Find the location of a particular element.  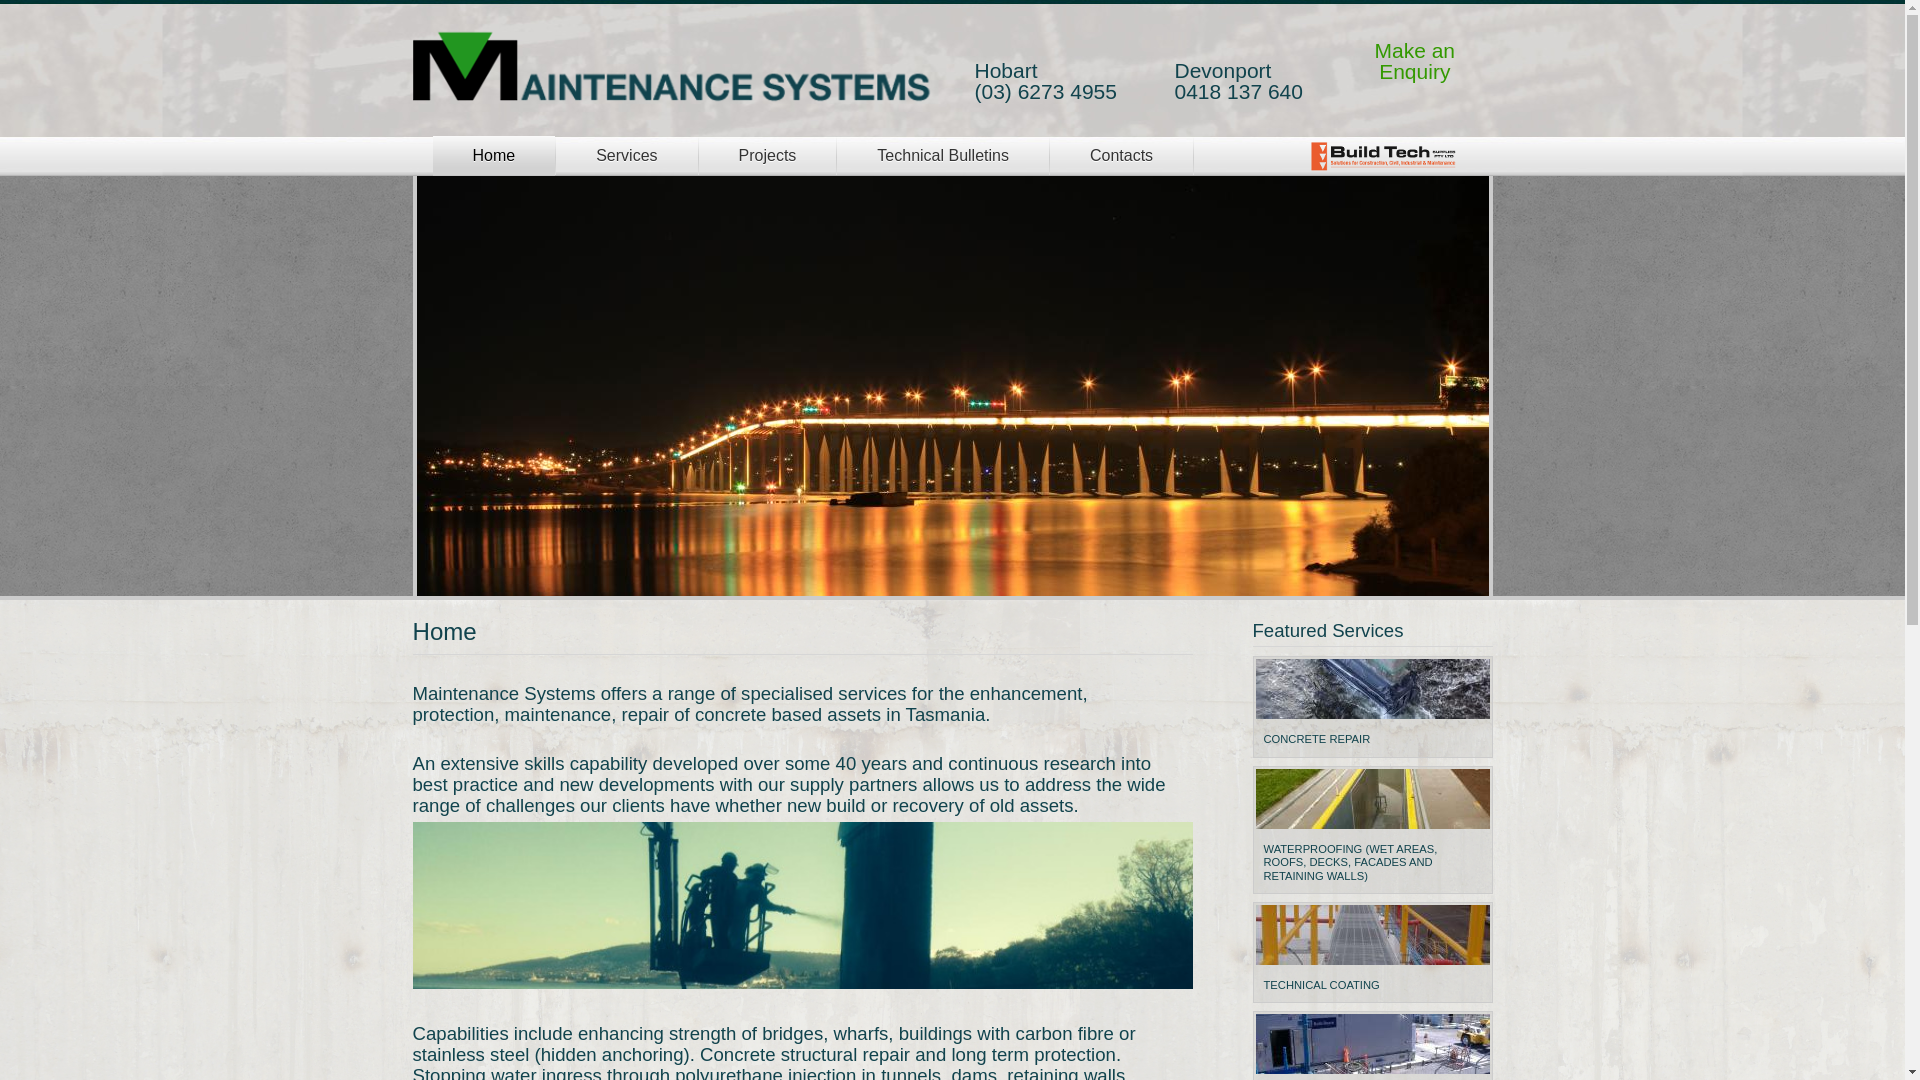

'Technical Bulletins' is located at coordinates (836, 154).